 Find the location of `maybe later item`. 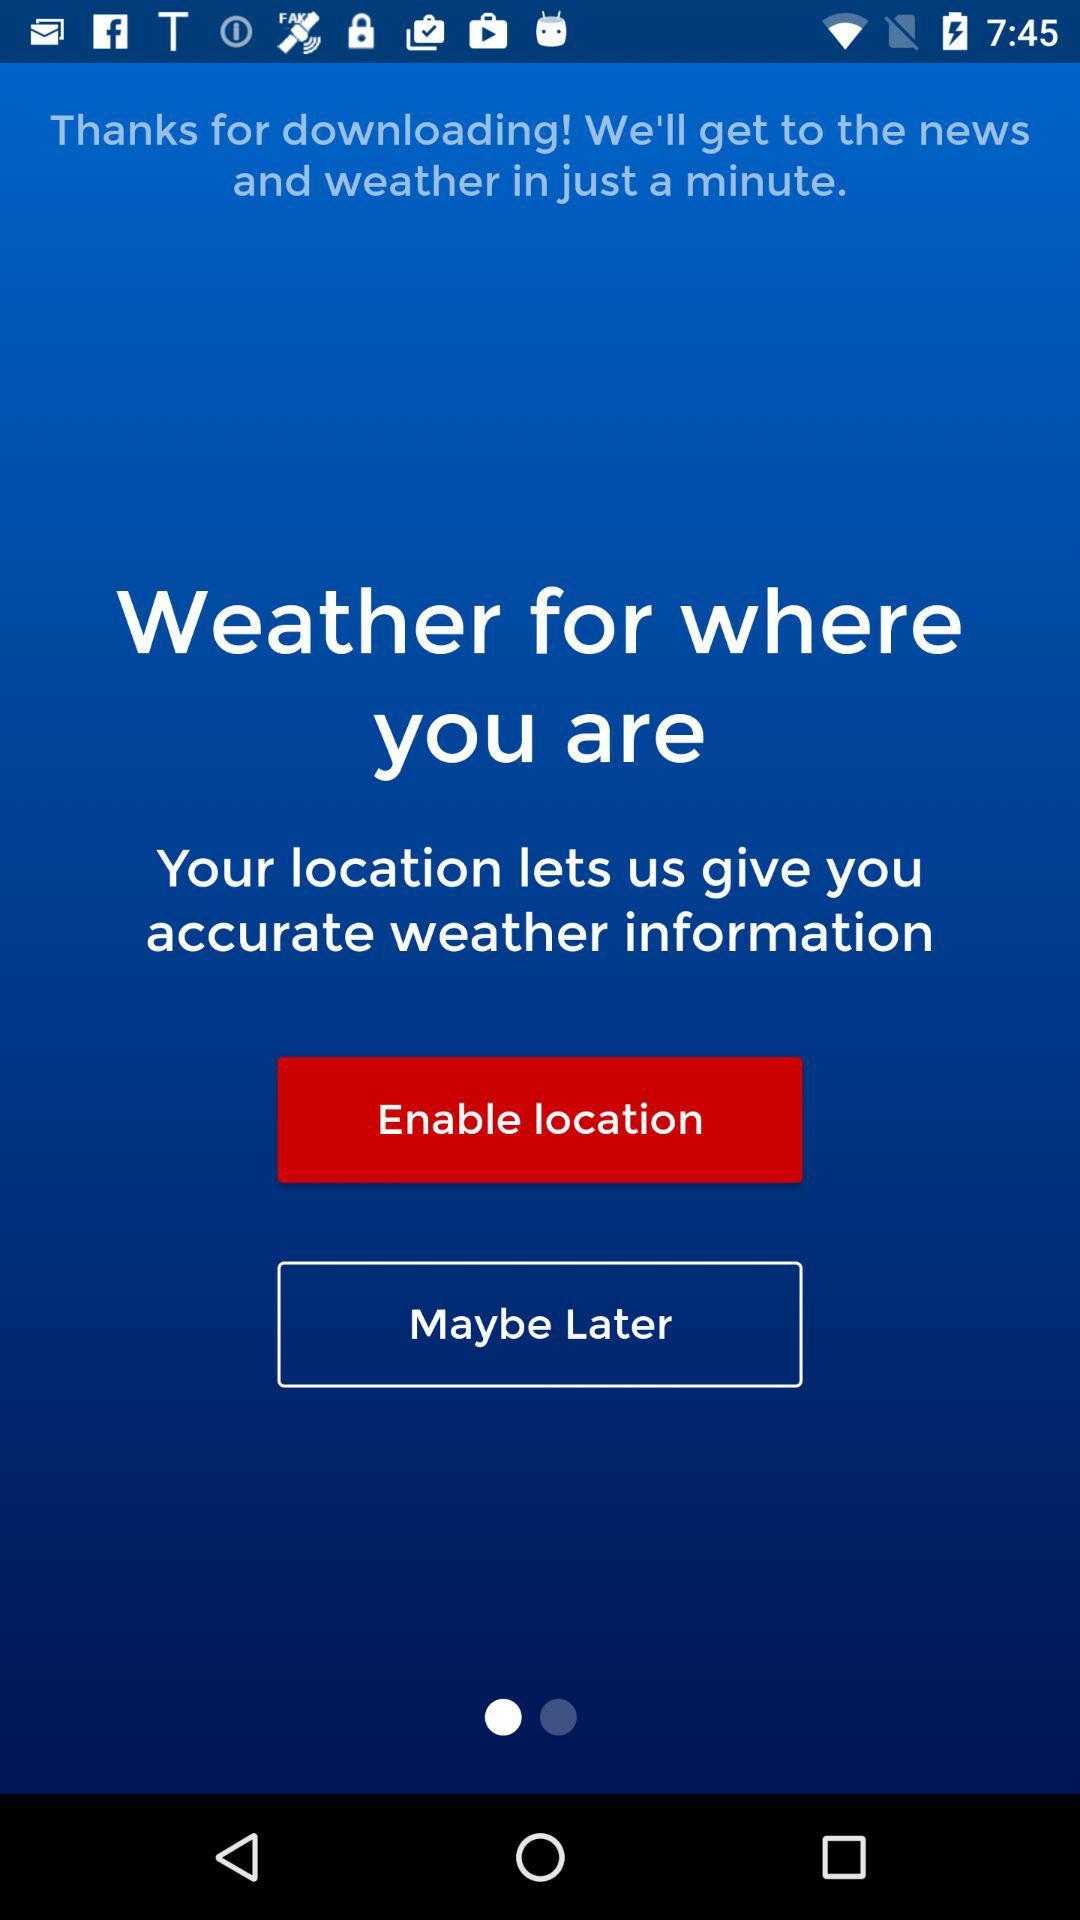

maybe later item is located at coordinates (540, 1324).